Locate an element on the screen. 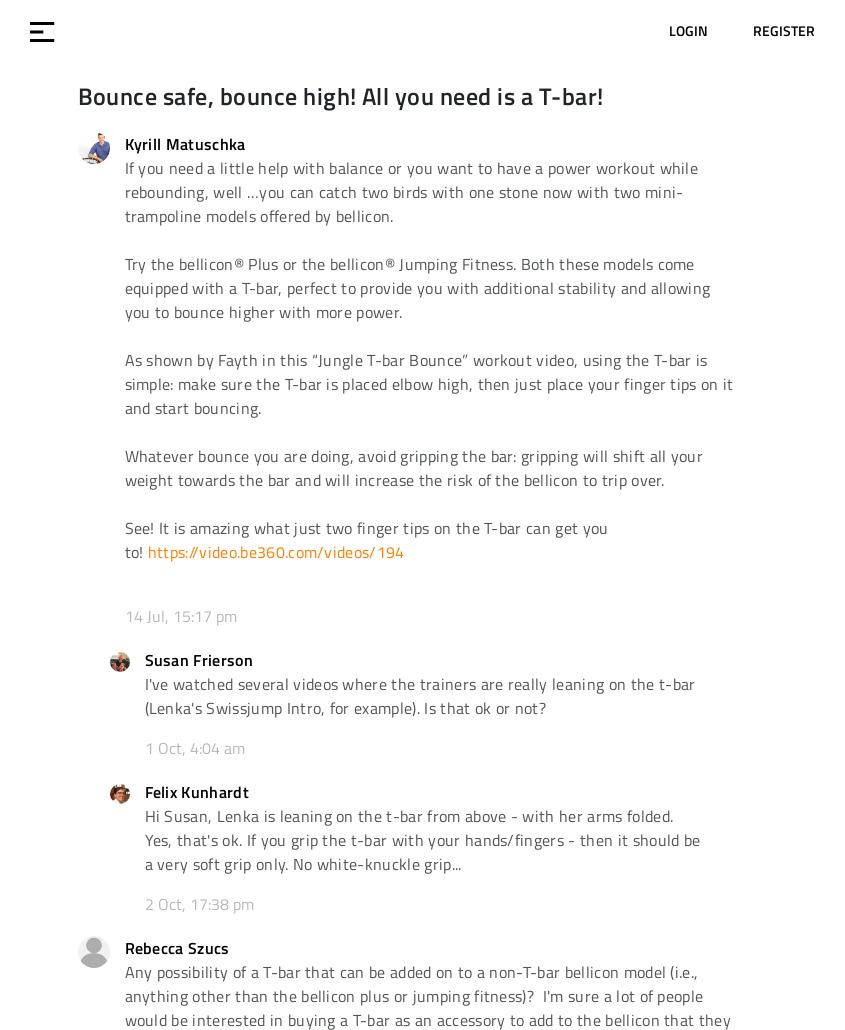 This screenshot has height=1030, width=845. 'Hi Susan, Lenka is leaning on the t-bar from above - with her arms folded. Yes, that's ok. If you grip the t-bar with your hands/fingers - then it should be a very soft grip only. No white-knuckle grip...' is located at coordinates (420, 838).